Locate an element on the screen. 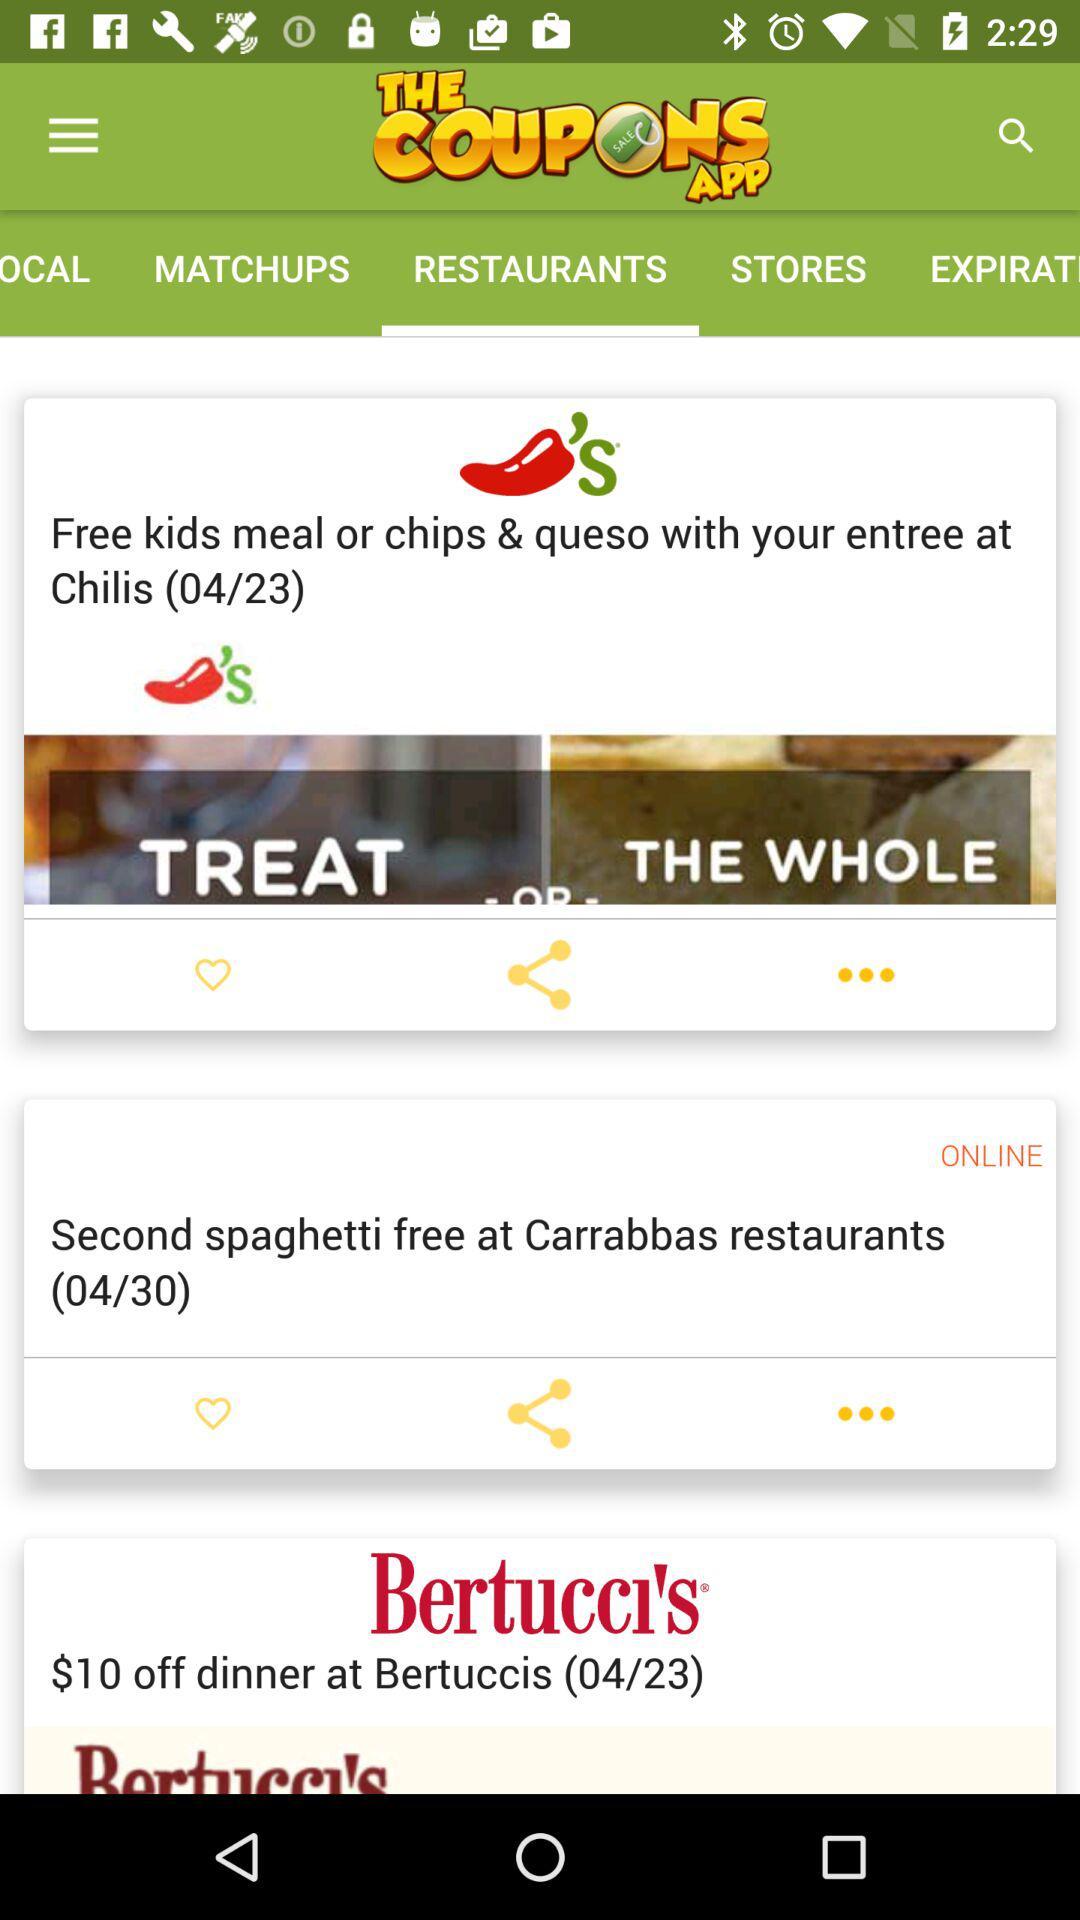 Image resolution: width=1080 pixels, height=1920 pixels. more options is located at coordinates (865, 974).